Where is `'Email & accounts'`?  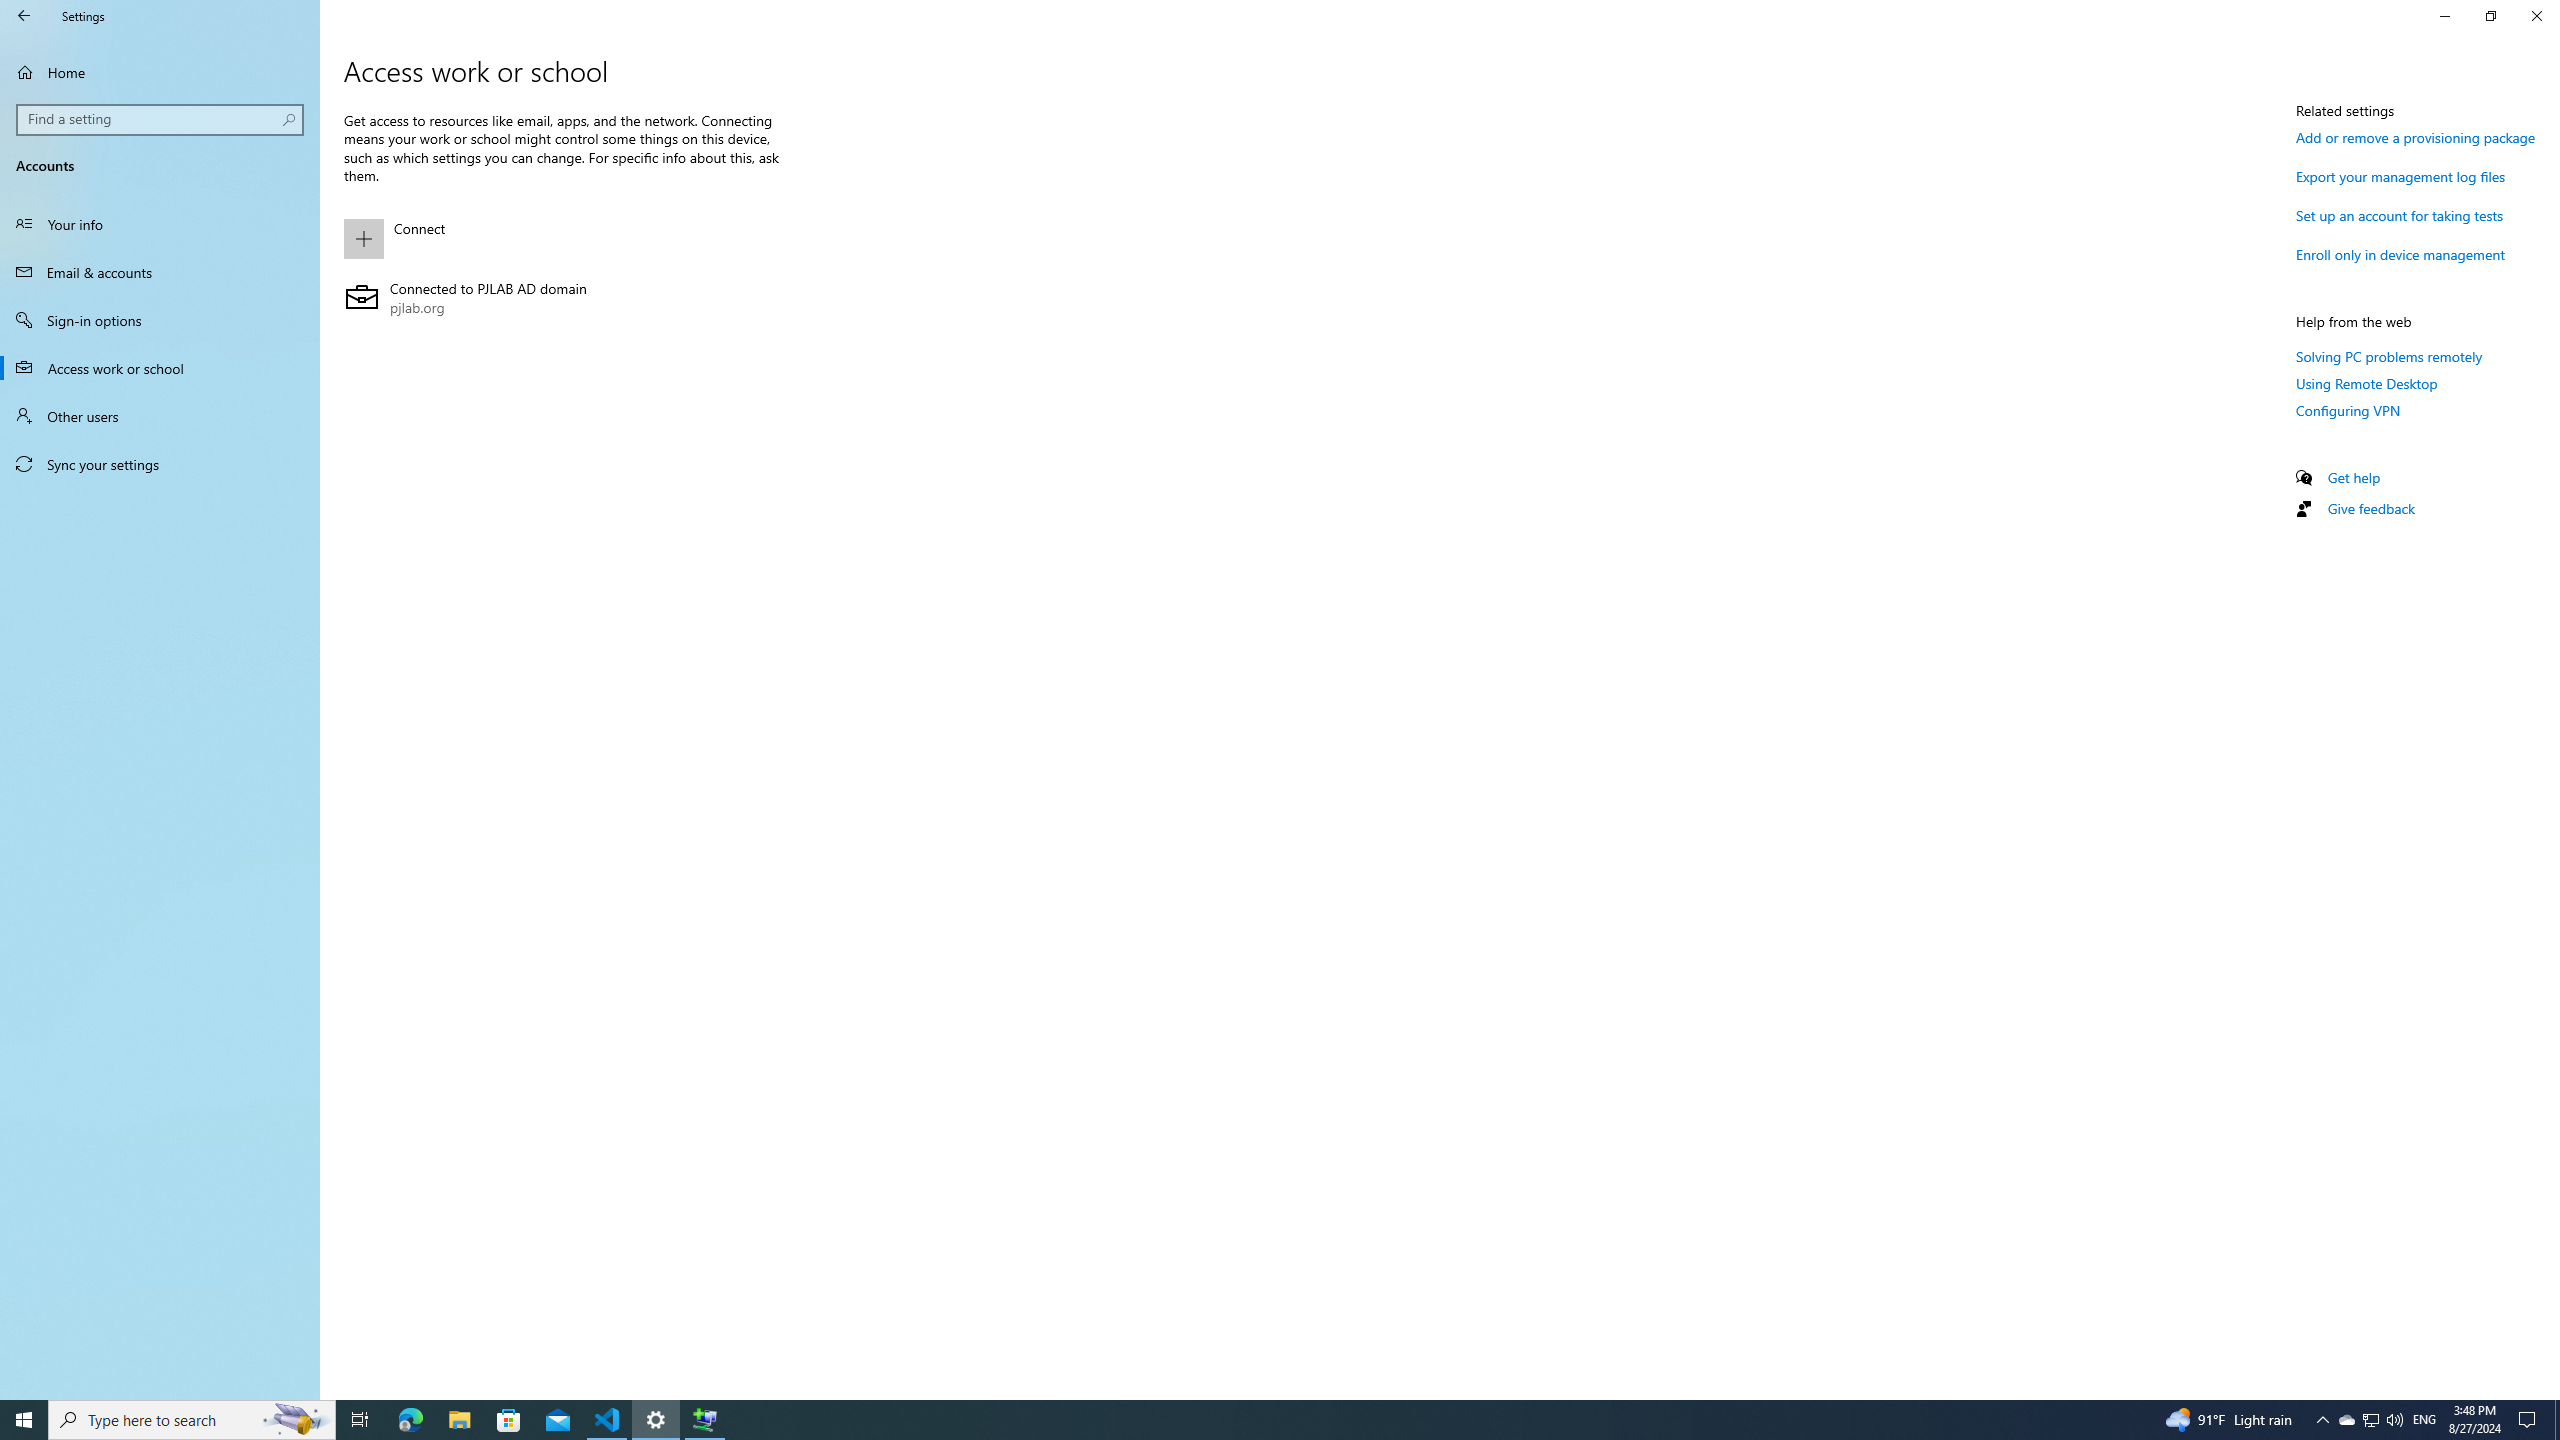
'Email & accounts' is located at coordinates (159, 271).